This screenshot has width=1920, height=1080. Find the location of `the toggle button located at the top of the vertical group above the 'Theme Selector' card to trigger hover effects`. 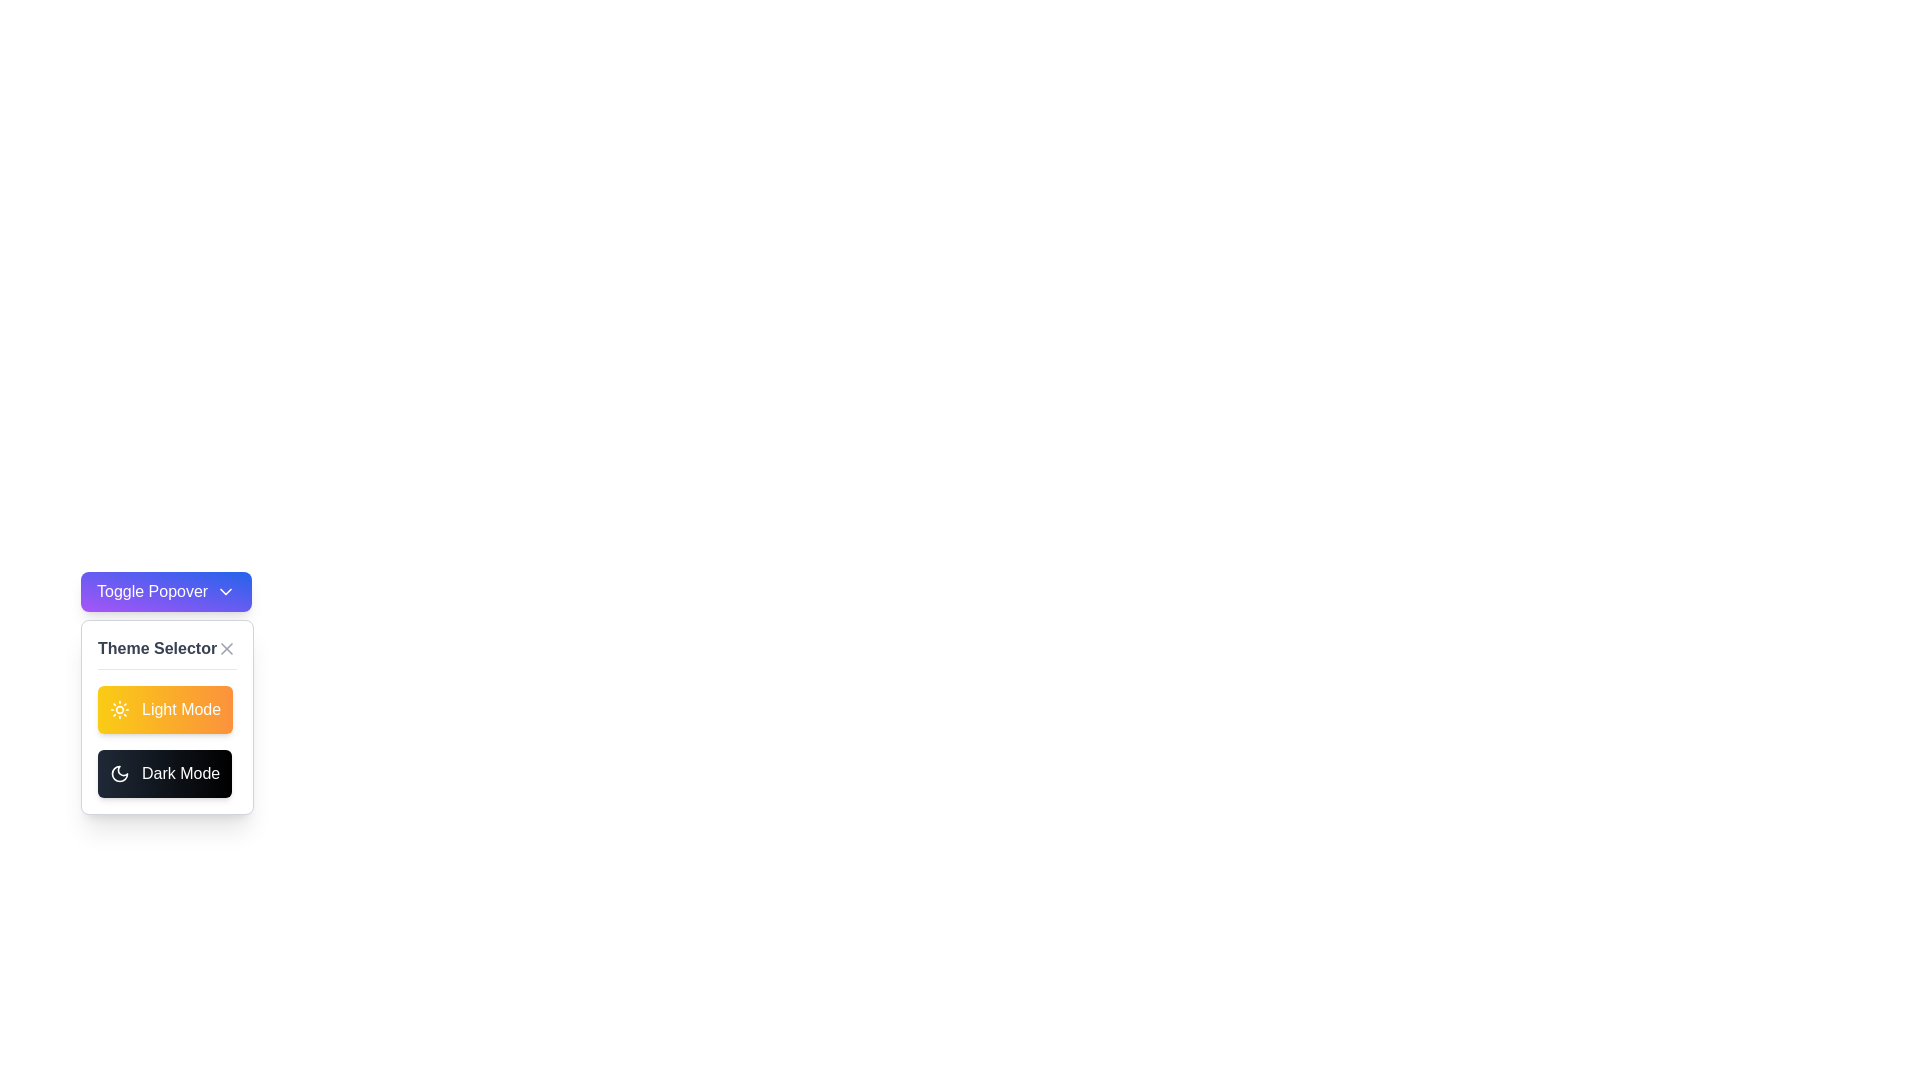

the toggle button located at the top of the vertical group above the 'Theme Selector' card to trigger hover effects is located at coordinates (166, 590).